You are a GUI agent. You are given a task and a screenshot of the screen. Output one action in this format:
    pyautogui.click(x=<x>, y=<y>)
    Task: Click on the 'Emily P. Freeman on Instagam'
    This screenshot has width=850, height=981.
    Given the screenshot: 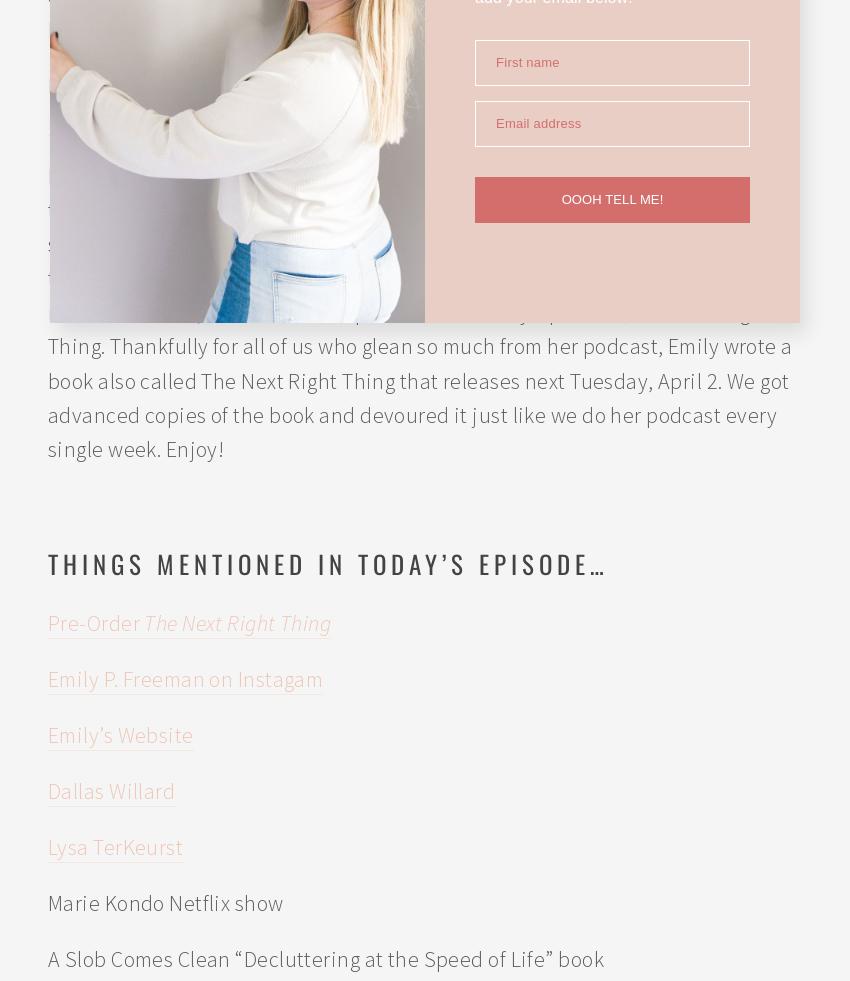 What is the action you would take?
    pyautogui.click(x=184, y=677)
    